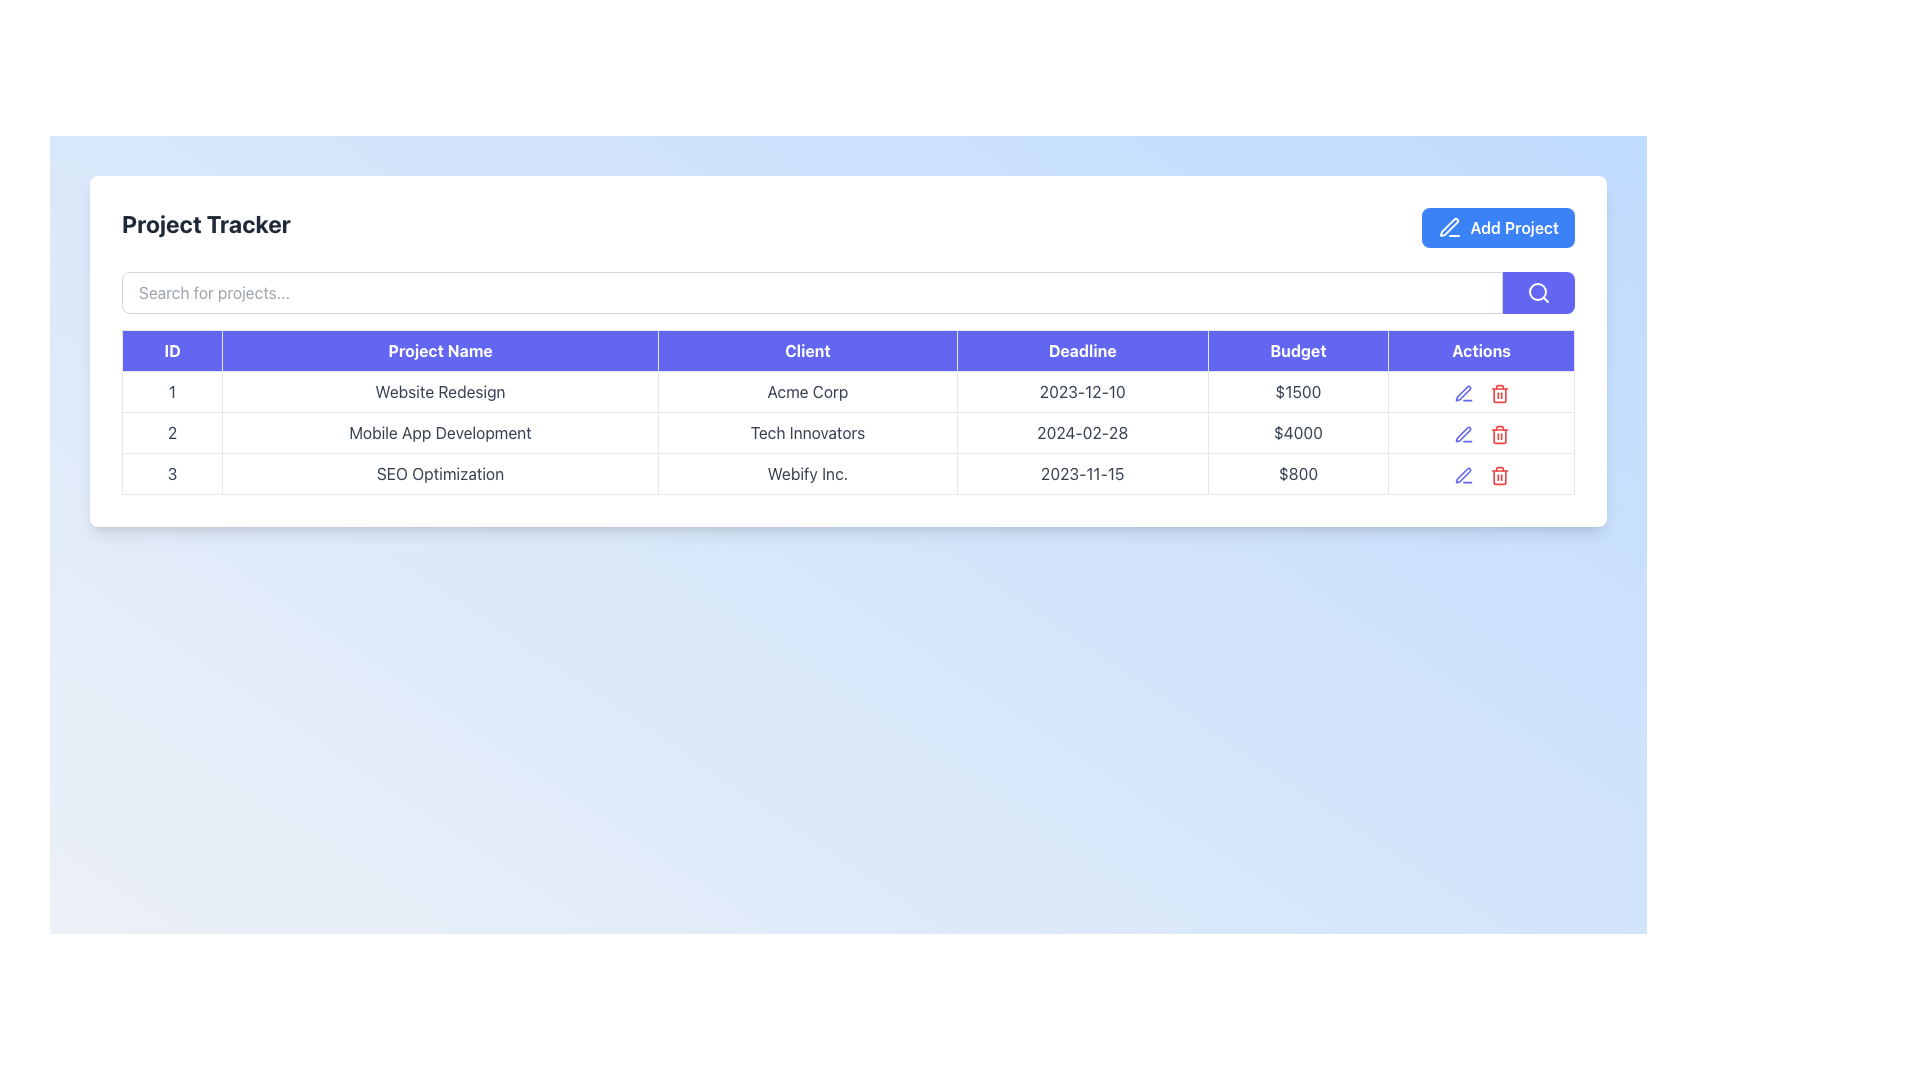  Describe the element at coordinates (1481, 392) in the screenshot. I see `the red trash icon located in the last column 'Actions' of the first row in the table` at that location.